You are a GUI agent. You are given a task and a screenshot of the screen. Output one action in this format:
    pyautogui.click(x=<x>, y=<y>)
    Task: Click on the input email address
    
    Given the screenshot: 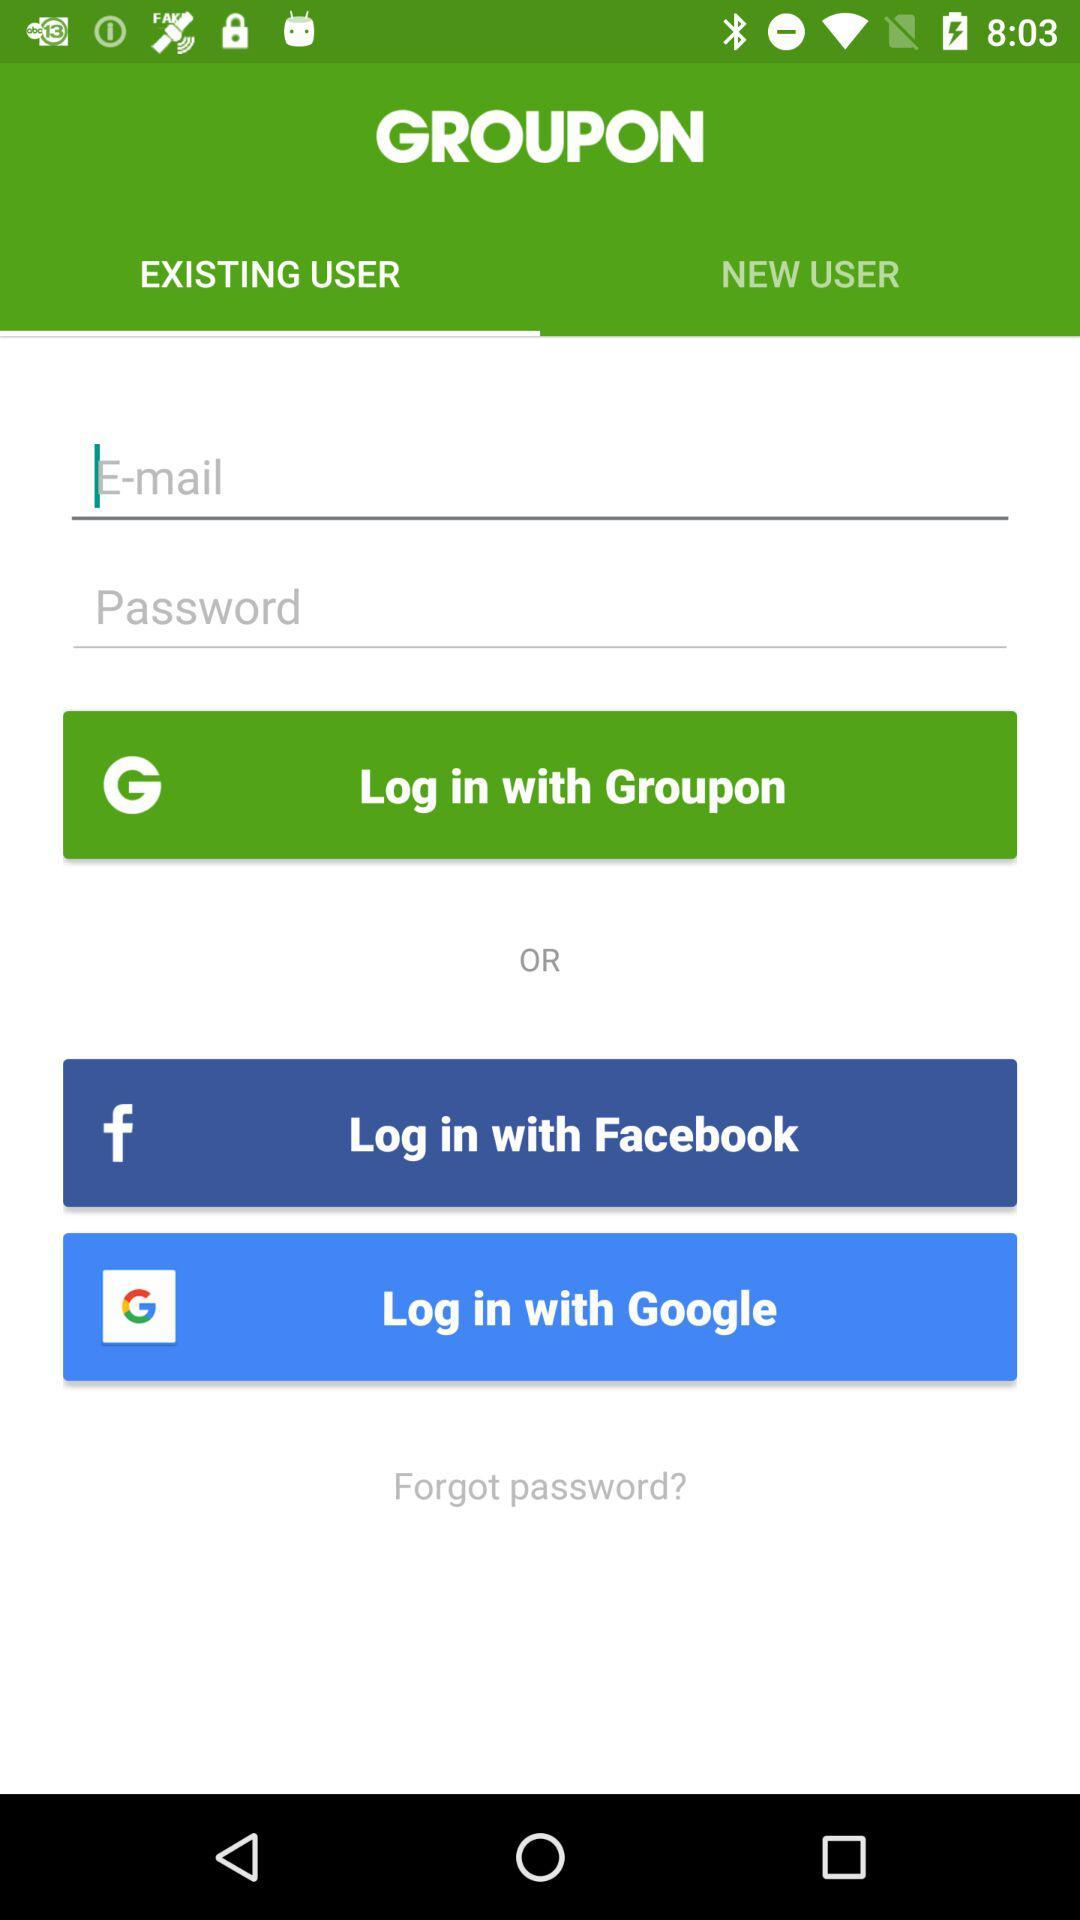 What is the action you would take?
    pyautogui.click(x=540, y=475)
    